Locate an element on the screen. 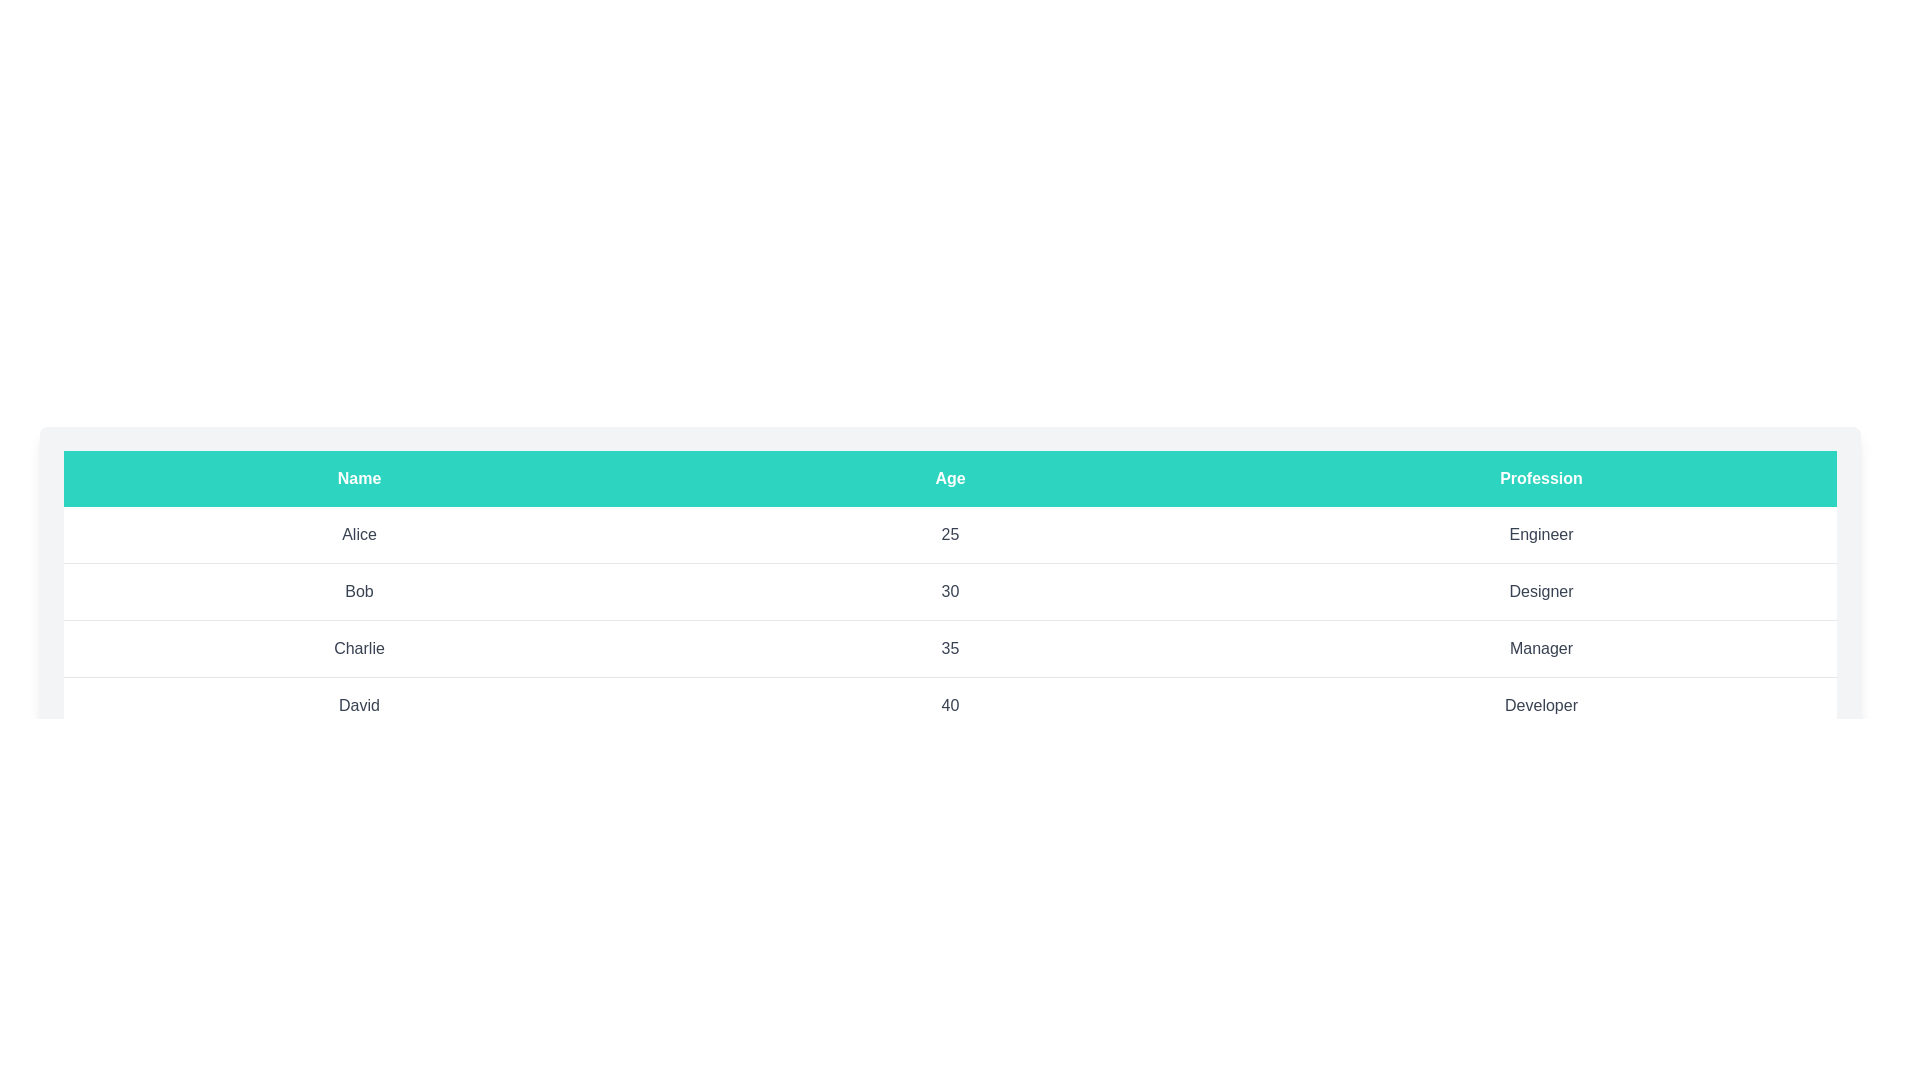 This screenshot has width=1920, height=1080. the text element displaying the name 'Bob', located in the second row under the 'Name' column of the table is located at coordinates (359, 590).